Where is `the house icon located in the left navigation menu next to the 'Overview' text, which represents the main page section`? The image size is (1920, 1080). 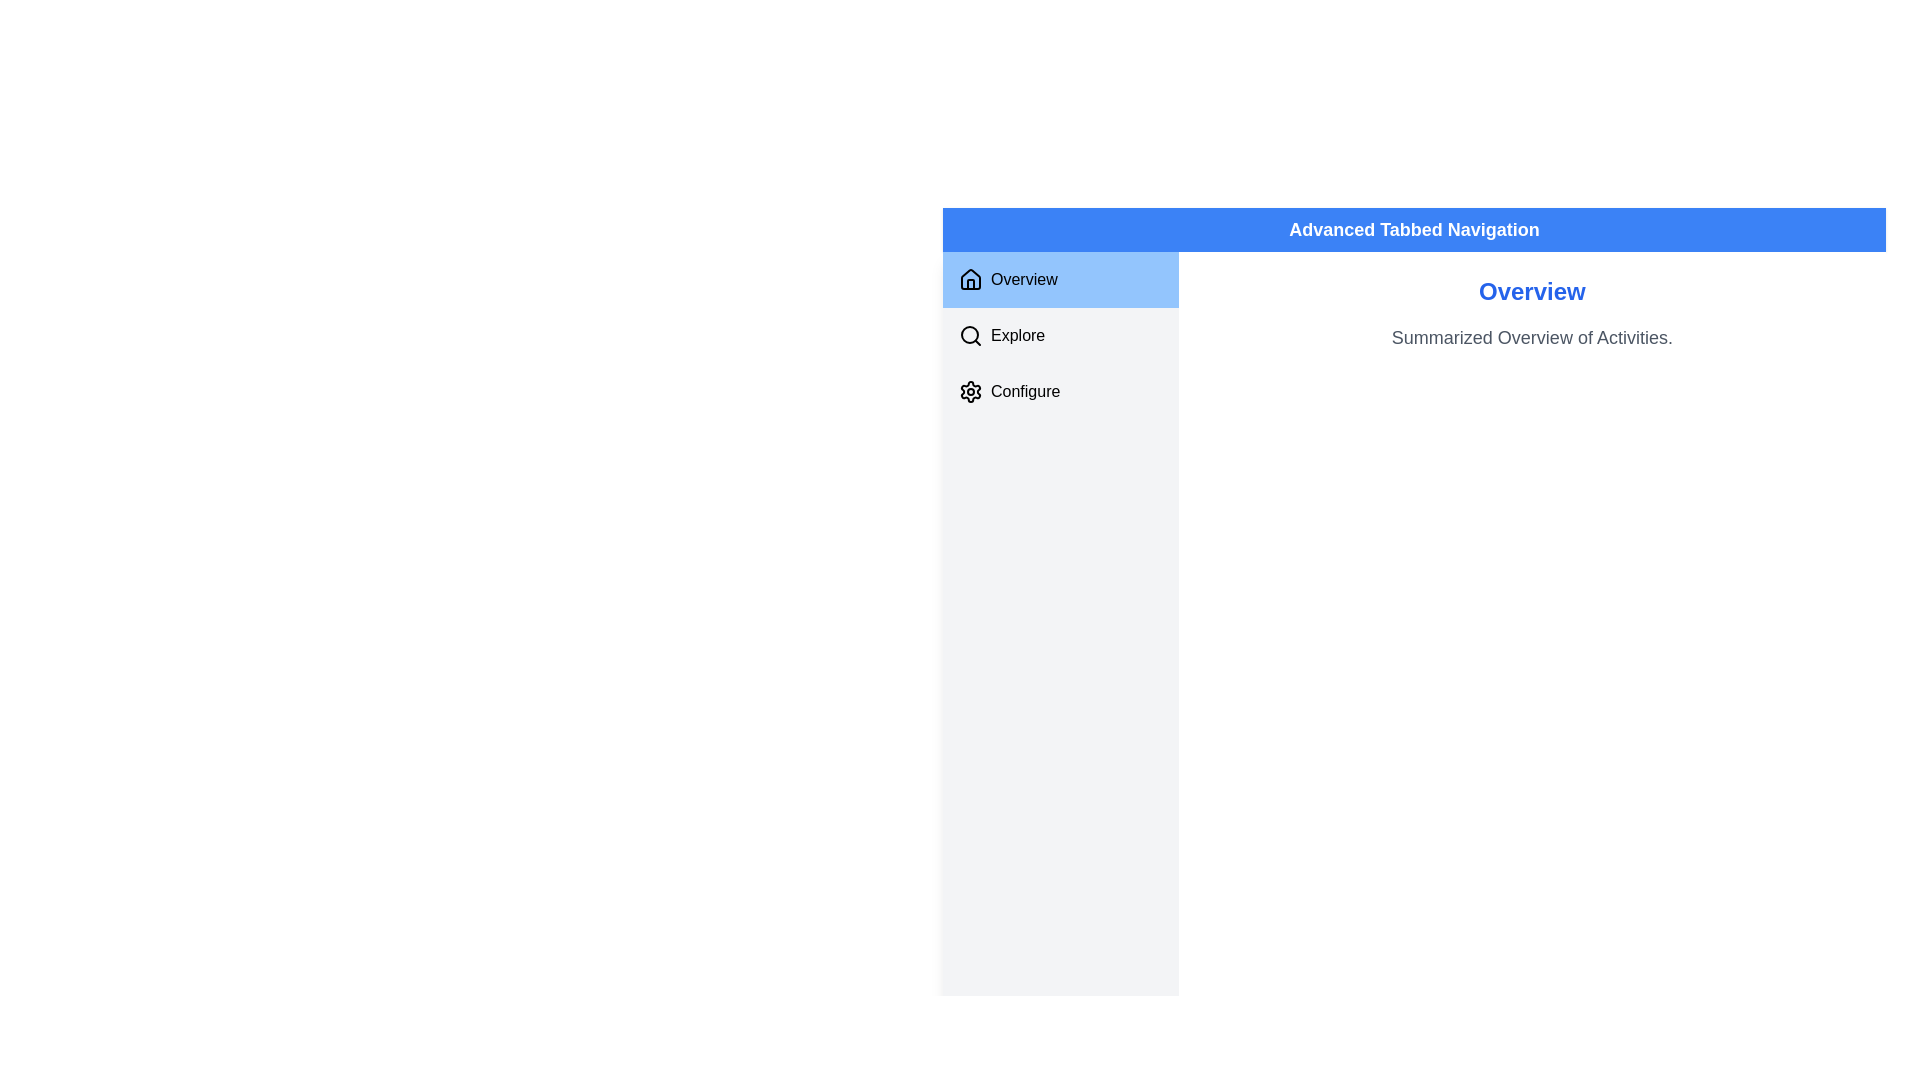 the house icon located in the left navigation menu next to the 'Overview' text, which represents the main page section is located at coordinates (970, 278).